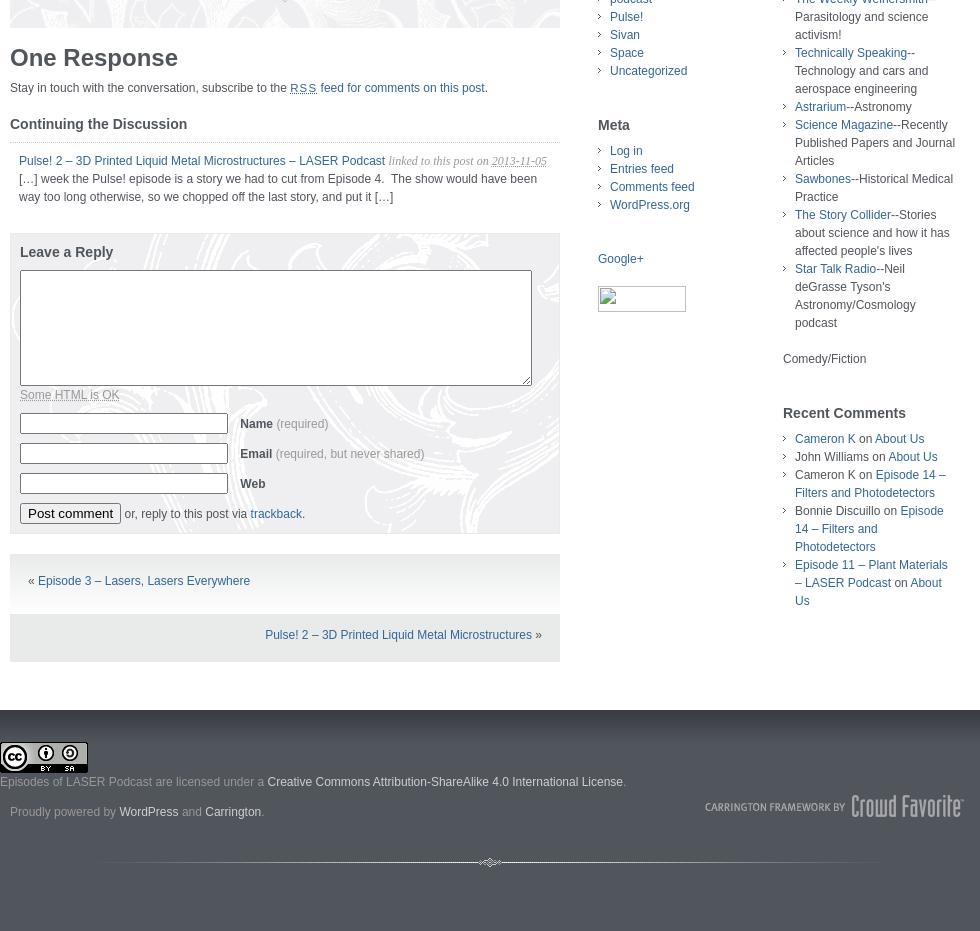  I want to click on 'One Response', so click(93, 56).